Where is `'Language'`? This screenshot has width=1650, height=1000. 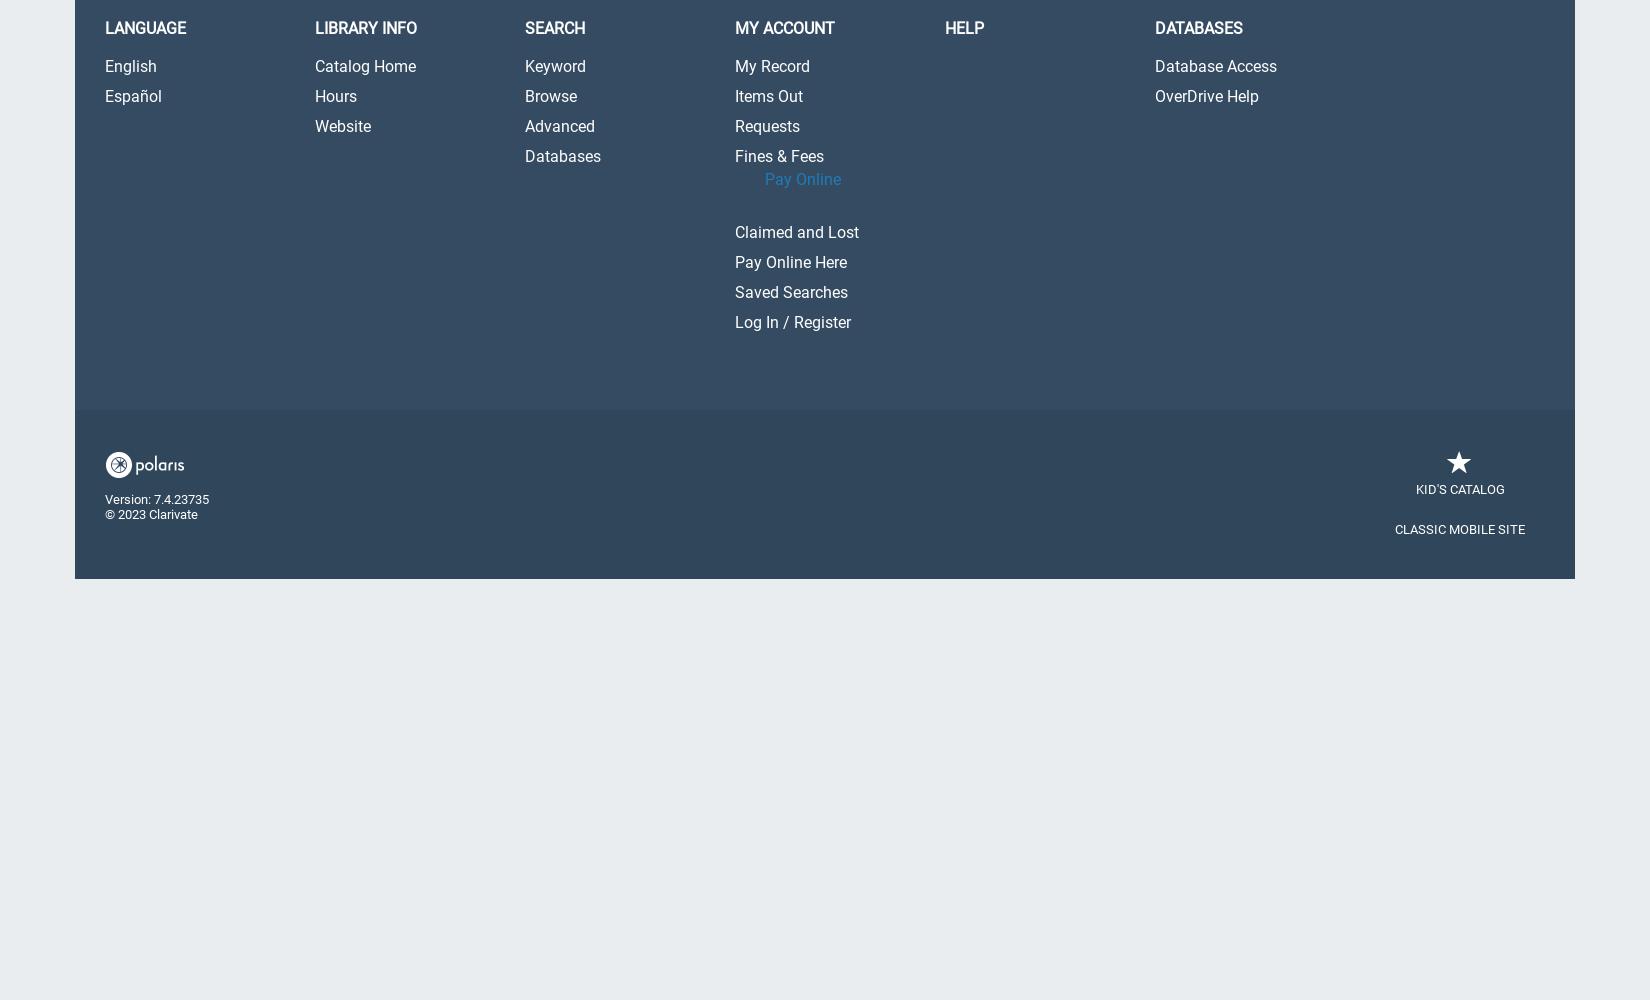
'Language' is located at coordinates (145, 28).